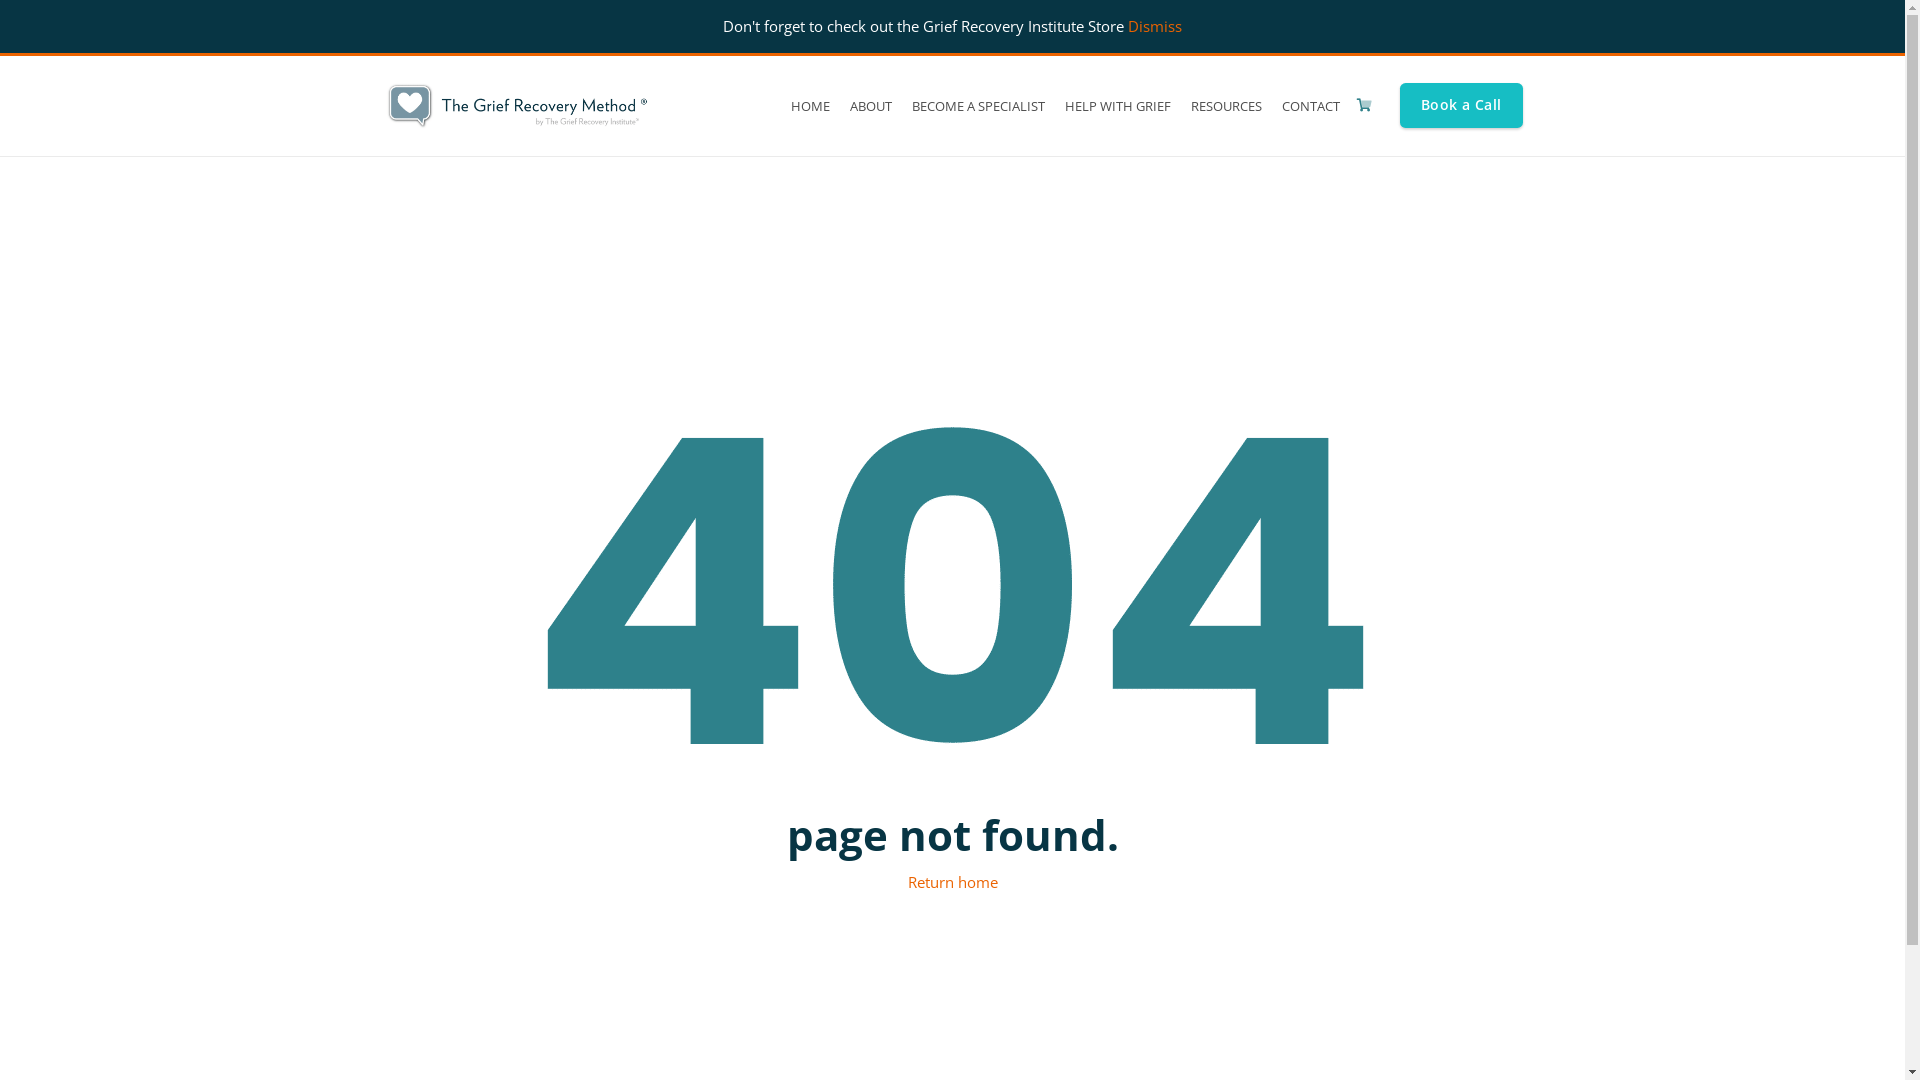  Describe the element at coordinates (978, 105) in the screenshot. I see `'BECOME A SPECIALIST'` at that location.